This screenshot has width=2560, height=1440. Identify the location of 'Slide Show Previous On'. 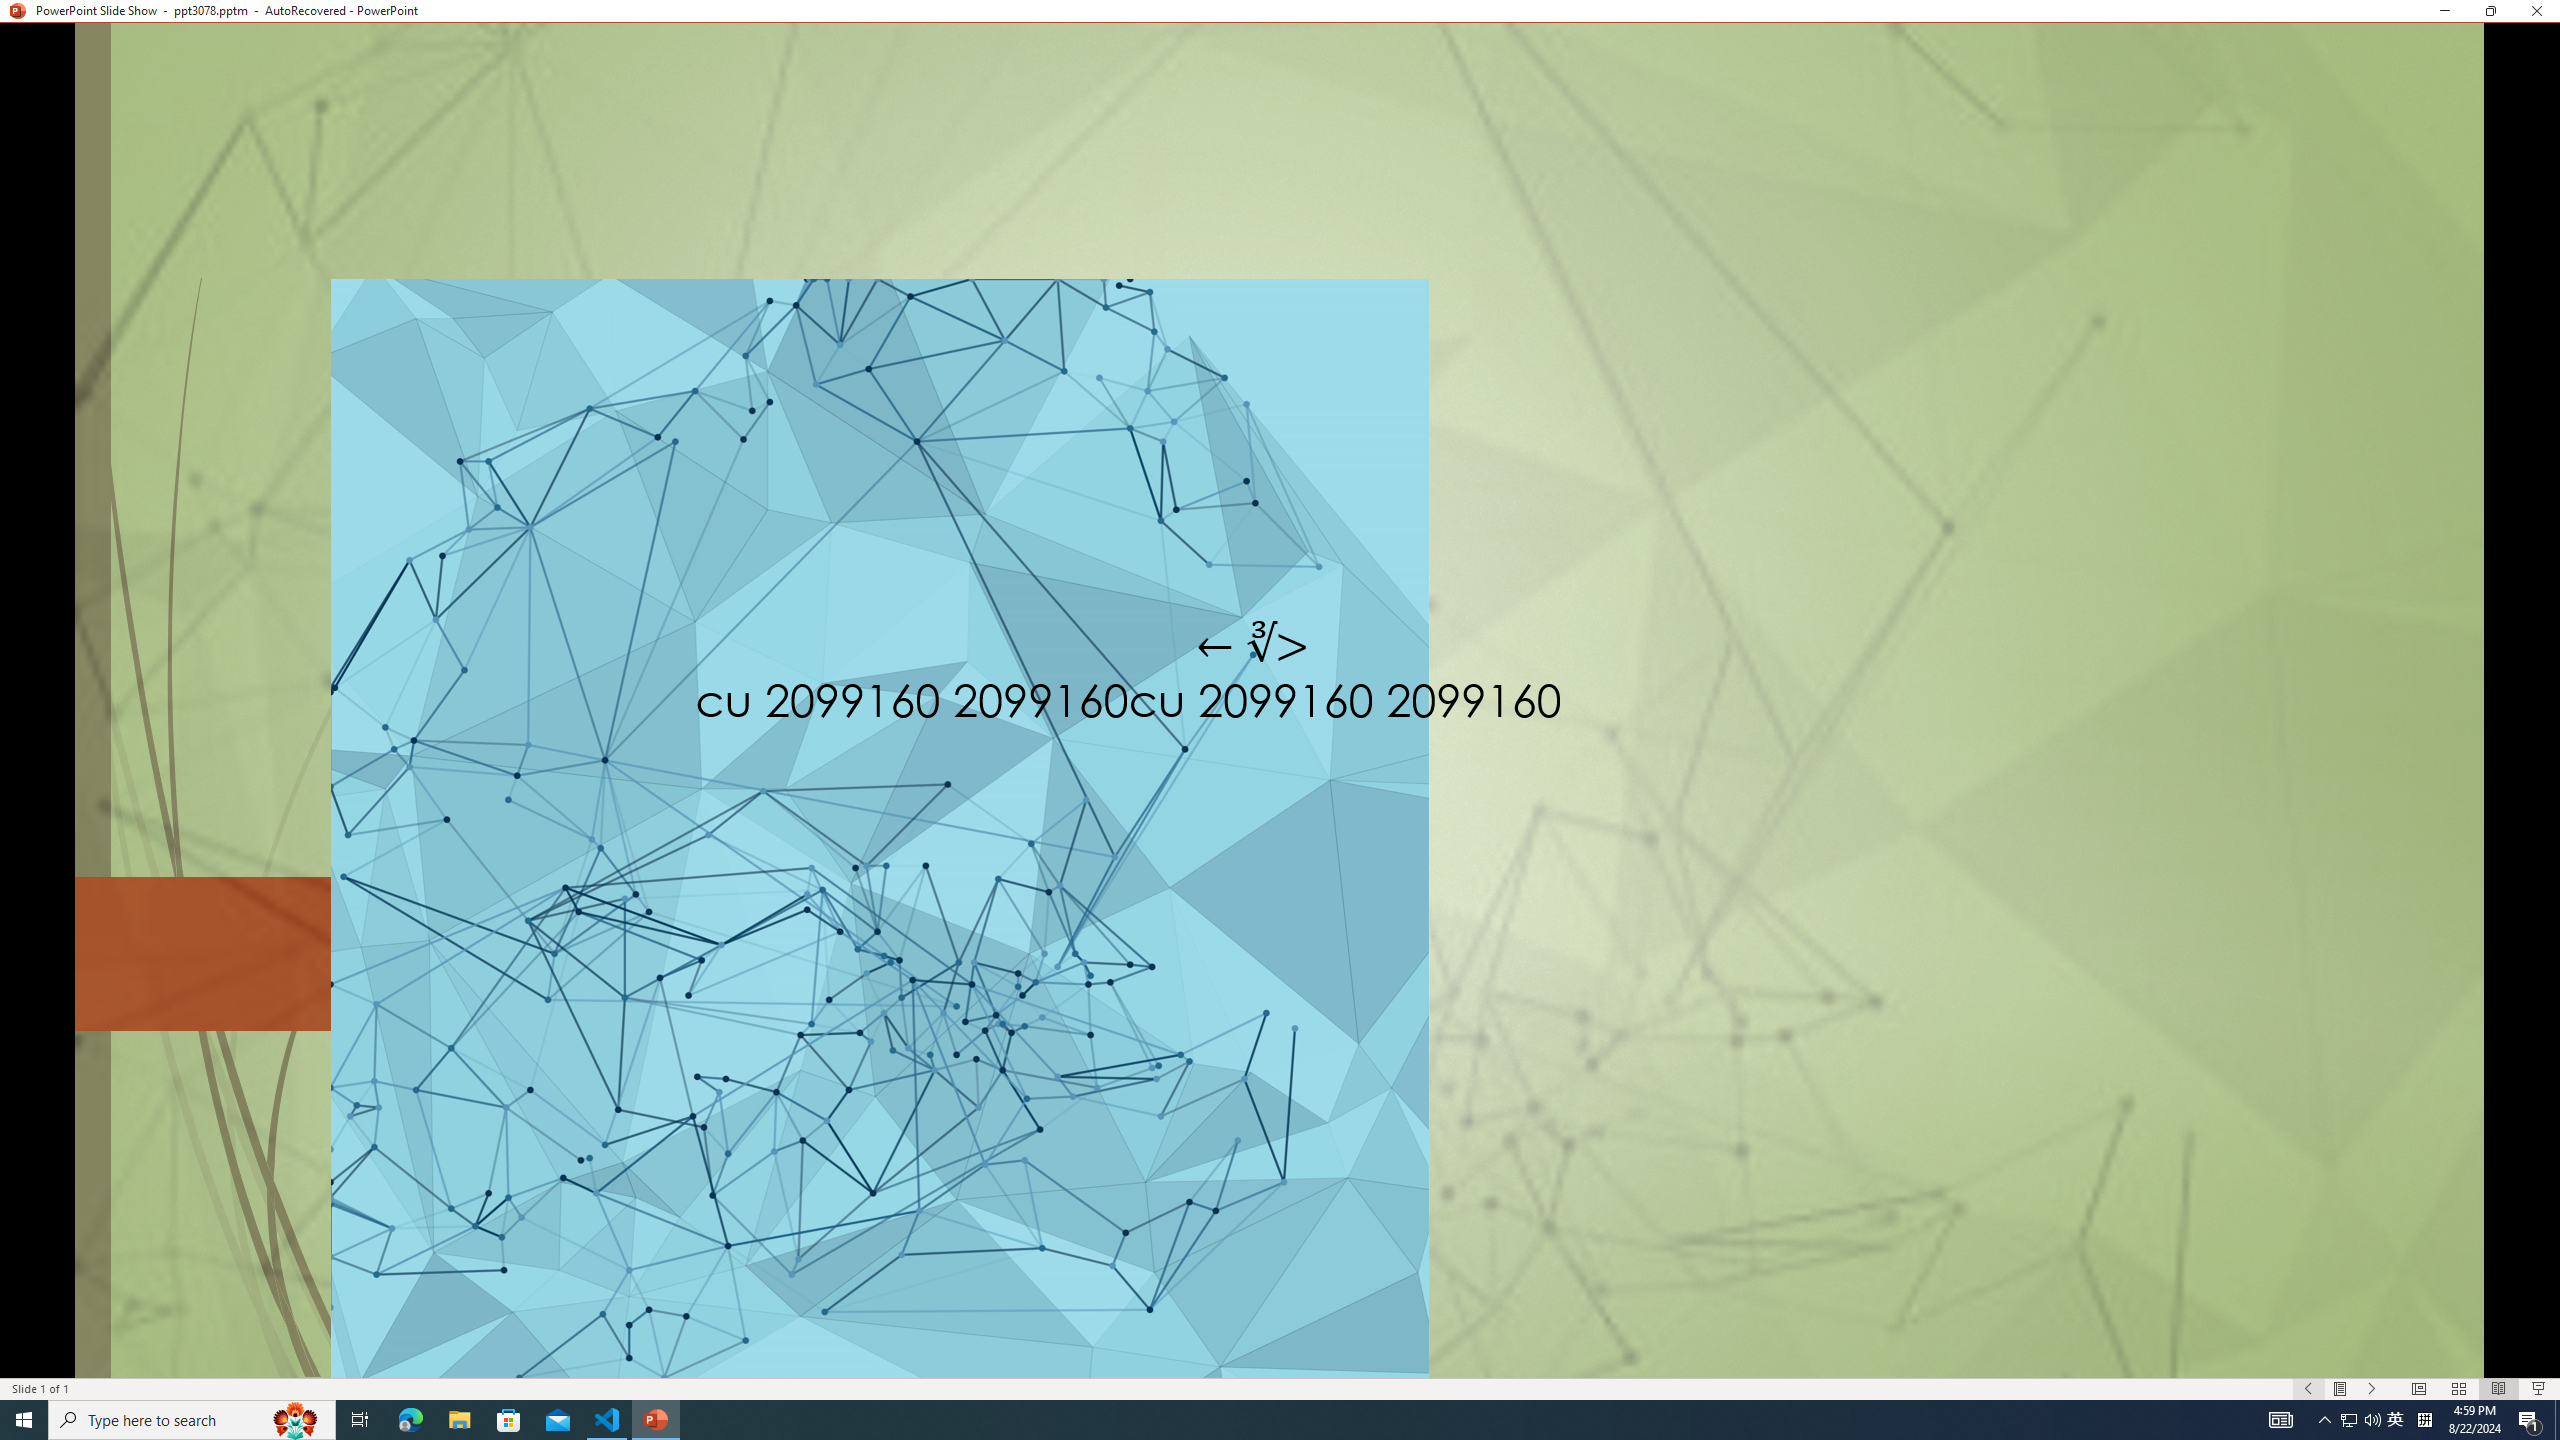
(2308, 1389).